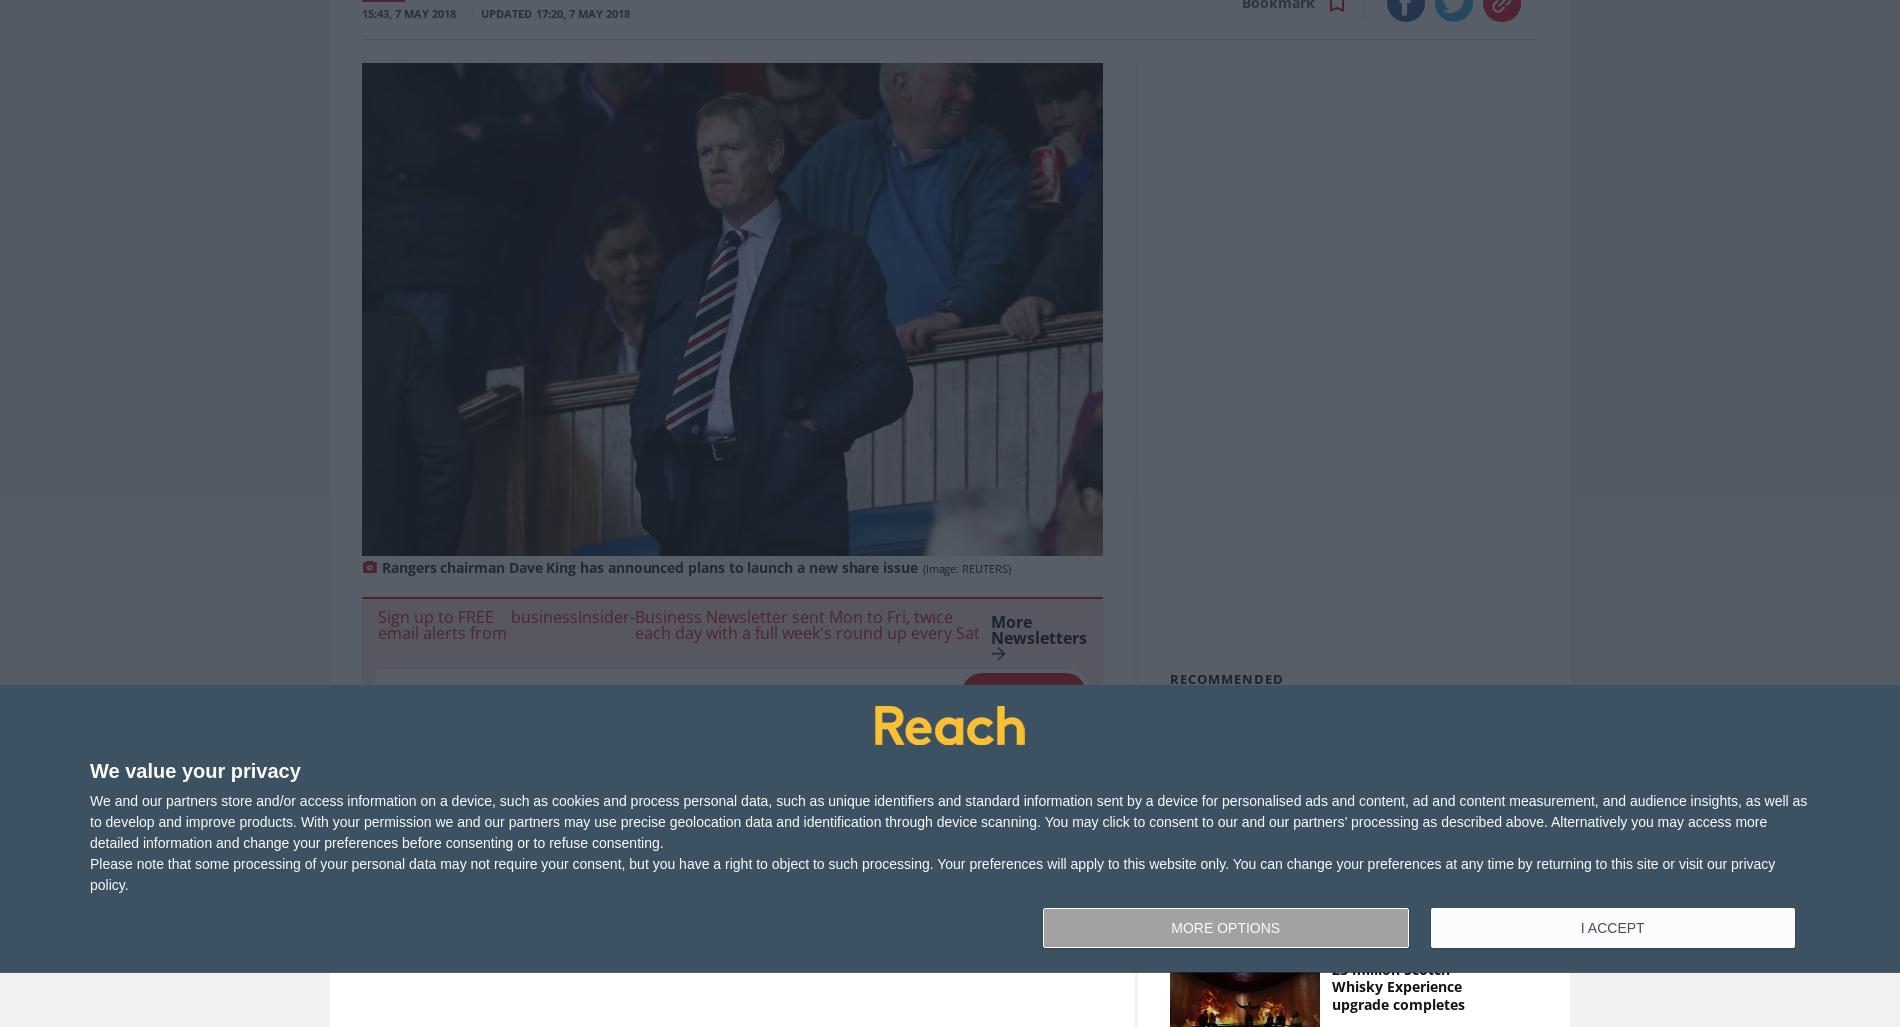 Image resolution: width=1900 pixels, height=1027 pixels. I want to click on 'You can find this story in', so click(885, 866).